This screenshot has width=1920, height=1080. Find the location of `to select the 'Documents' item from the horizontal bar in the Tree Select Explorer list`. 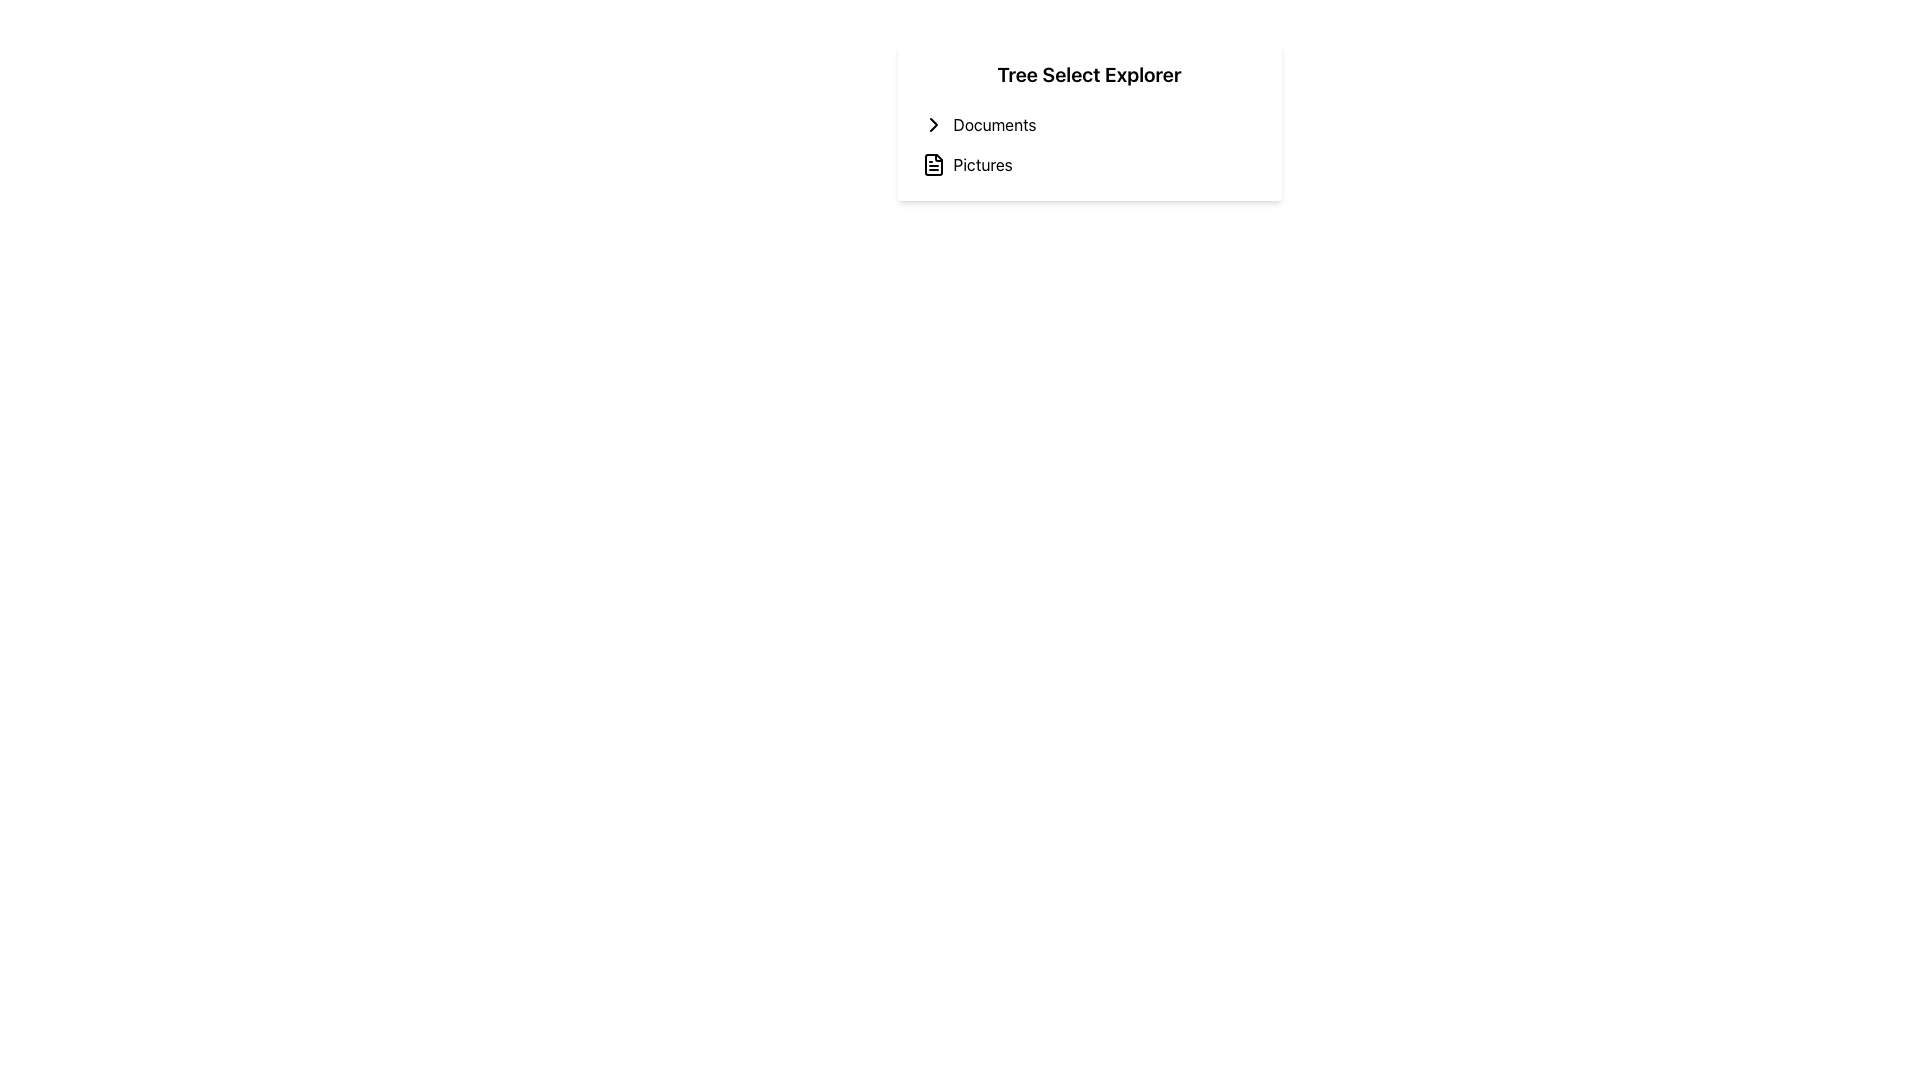

to select the 'Documents' item from the horizontal bar in the Tree Select Explorer list is located at coordinates (1088, 124).